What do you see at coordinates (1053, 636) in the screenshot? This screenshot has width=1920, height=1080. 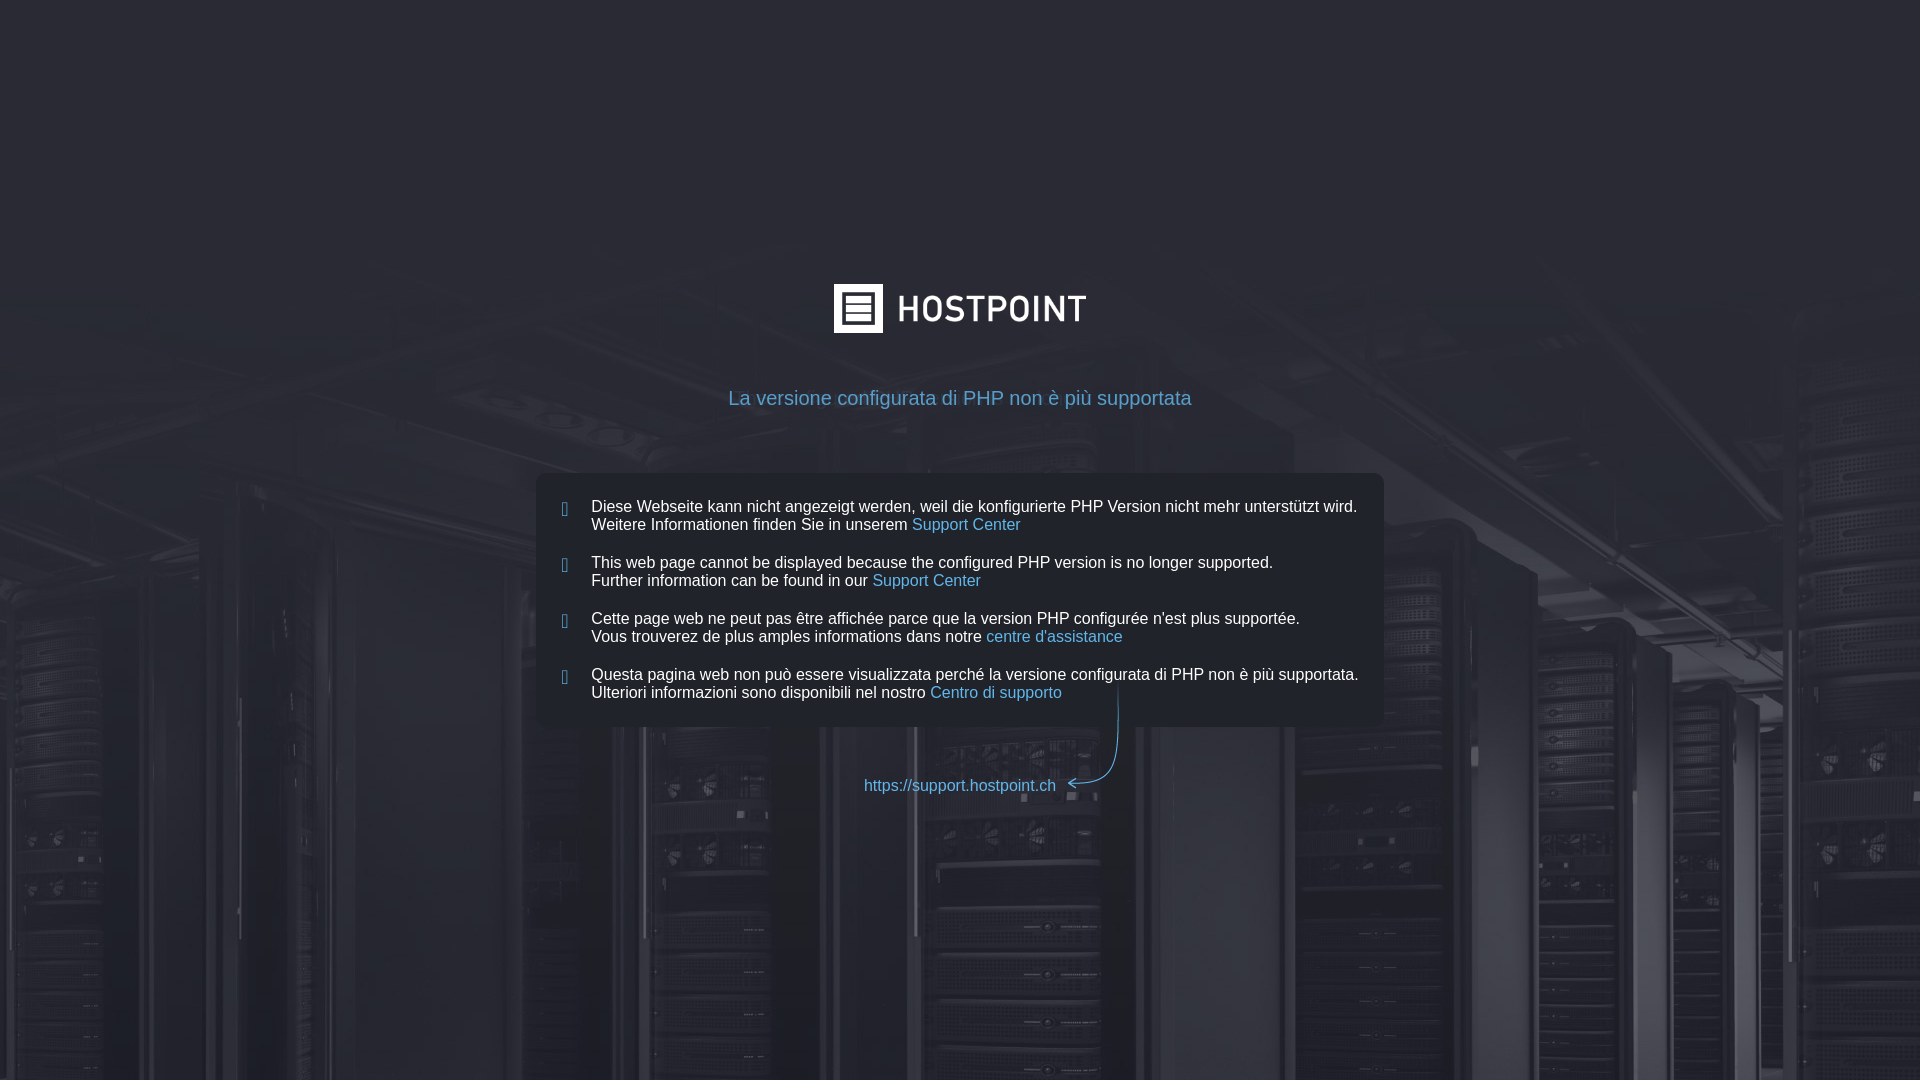 I see `'centre d'assistance'` at bounding box center [1053, 636].